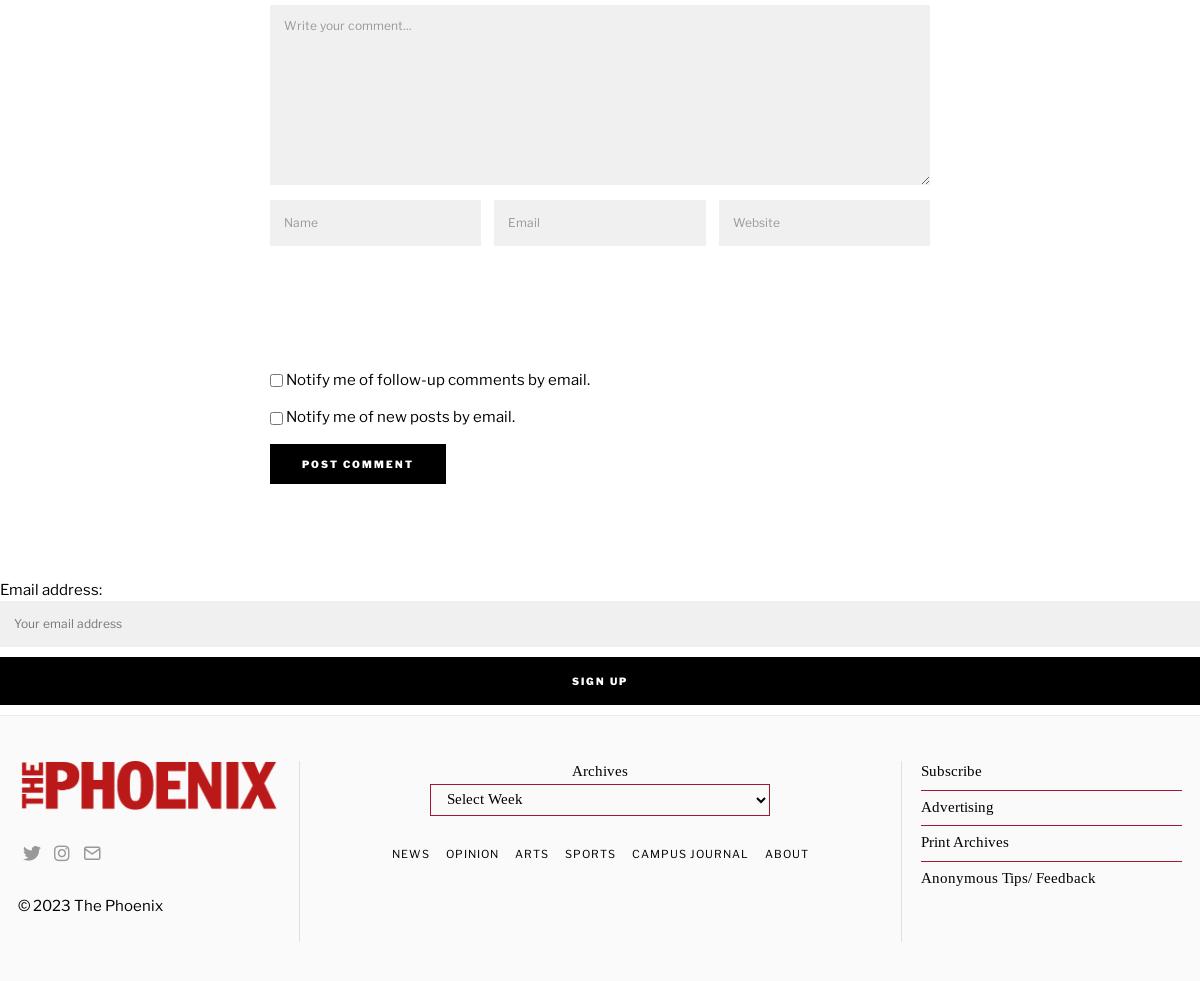  Describe the element at coordinates (400, 416) in the screenshot. I see `'Notify me of new posts by email.'` at that location.